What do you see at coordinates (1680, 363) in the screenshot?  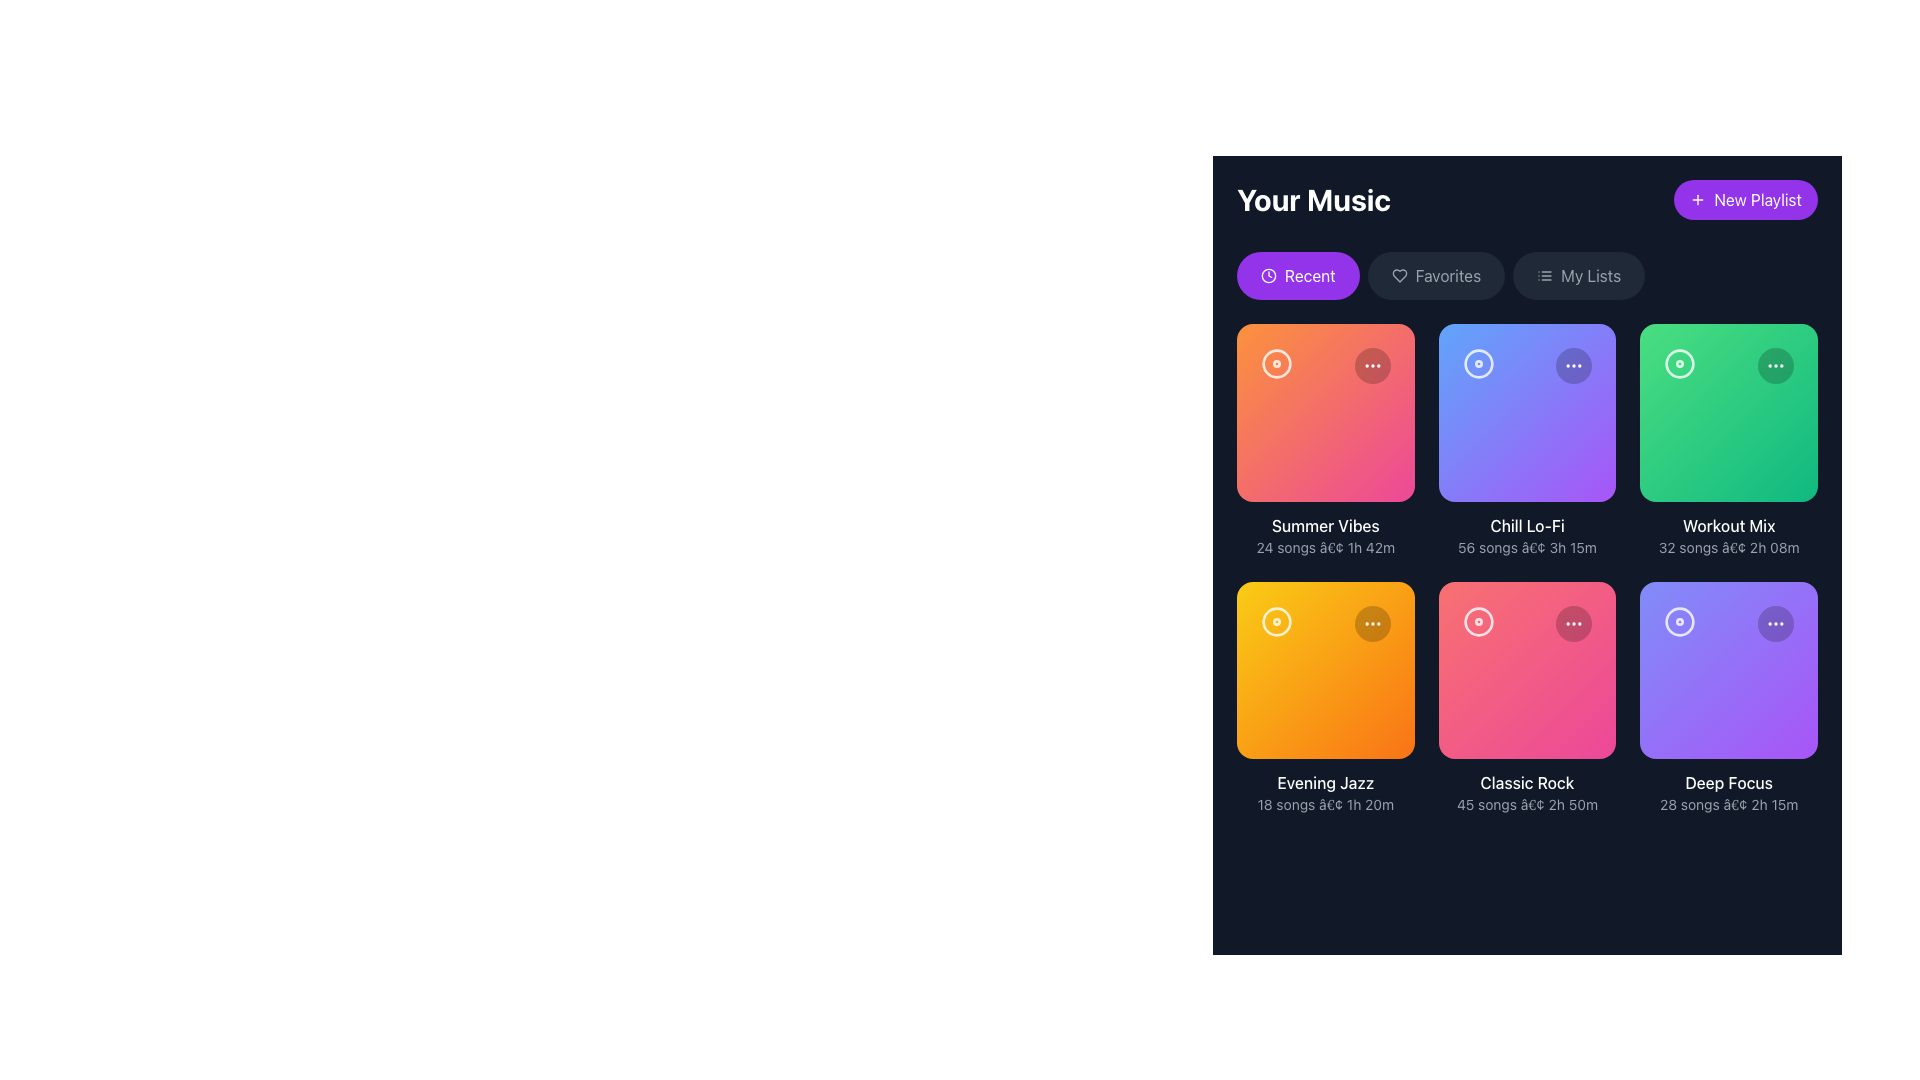 I see `the circular indicator icon located on the green card labeled 'Workout Mix' in the grid layout` at bounding box center [1680, 363].